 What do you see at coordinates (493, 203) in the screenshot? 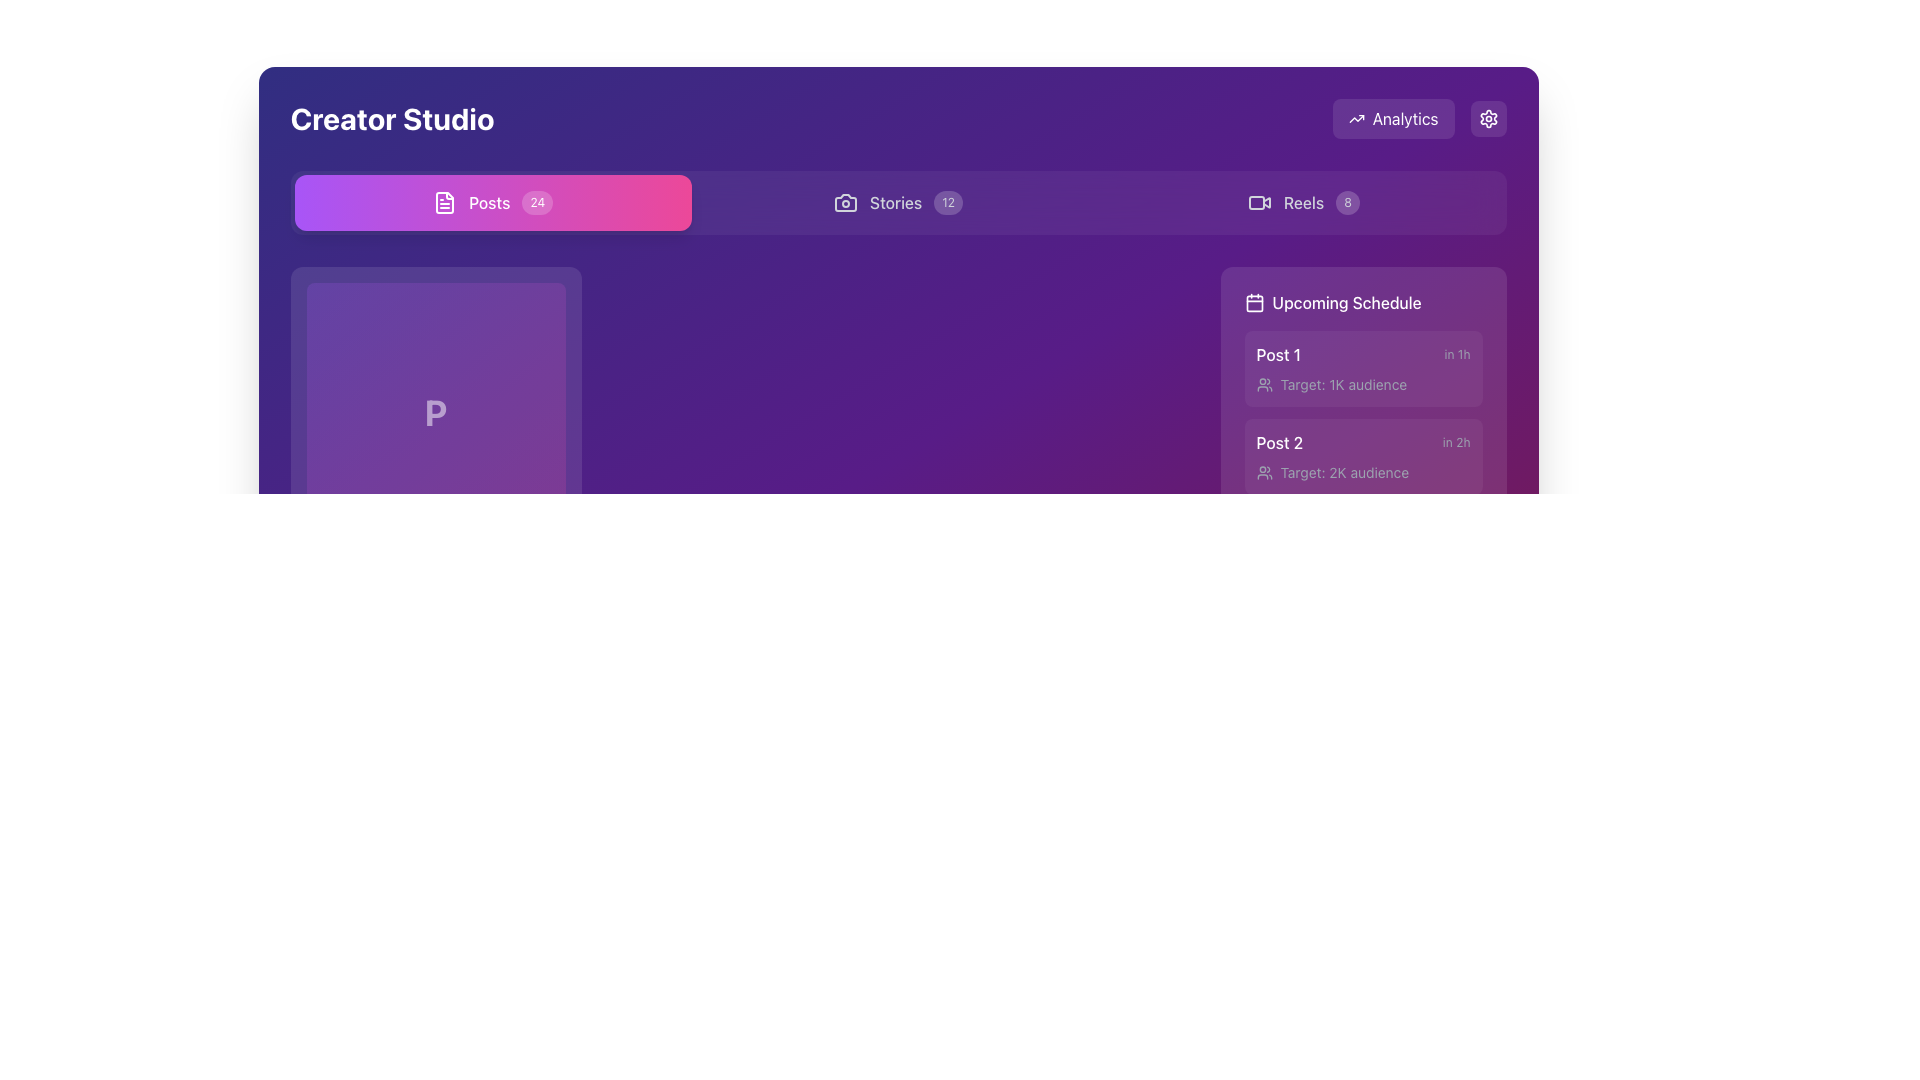
I see `the rectangular button labeled 'Posts' with a gradient background transitioning from purple to pink` at bounding box center [493, 203].